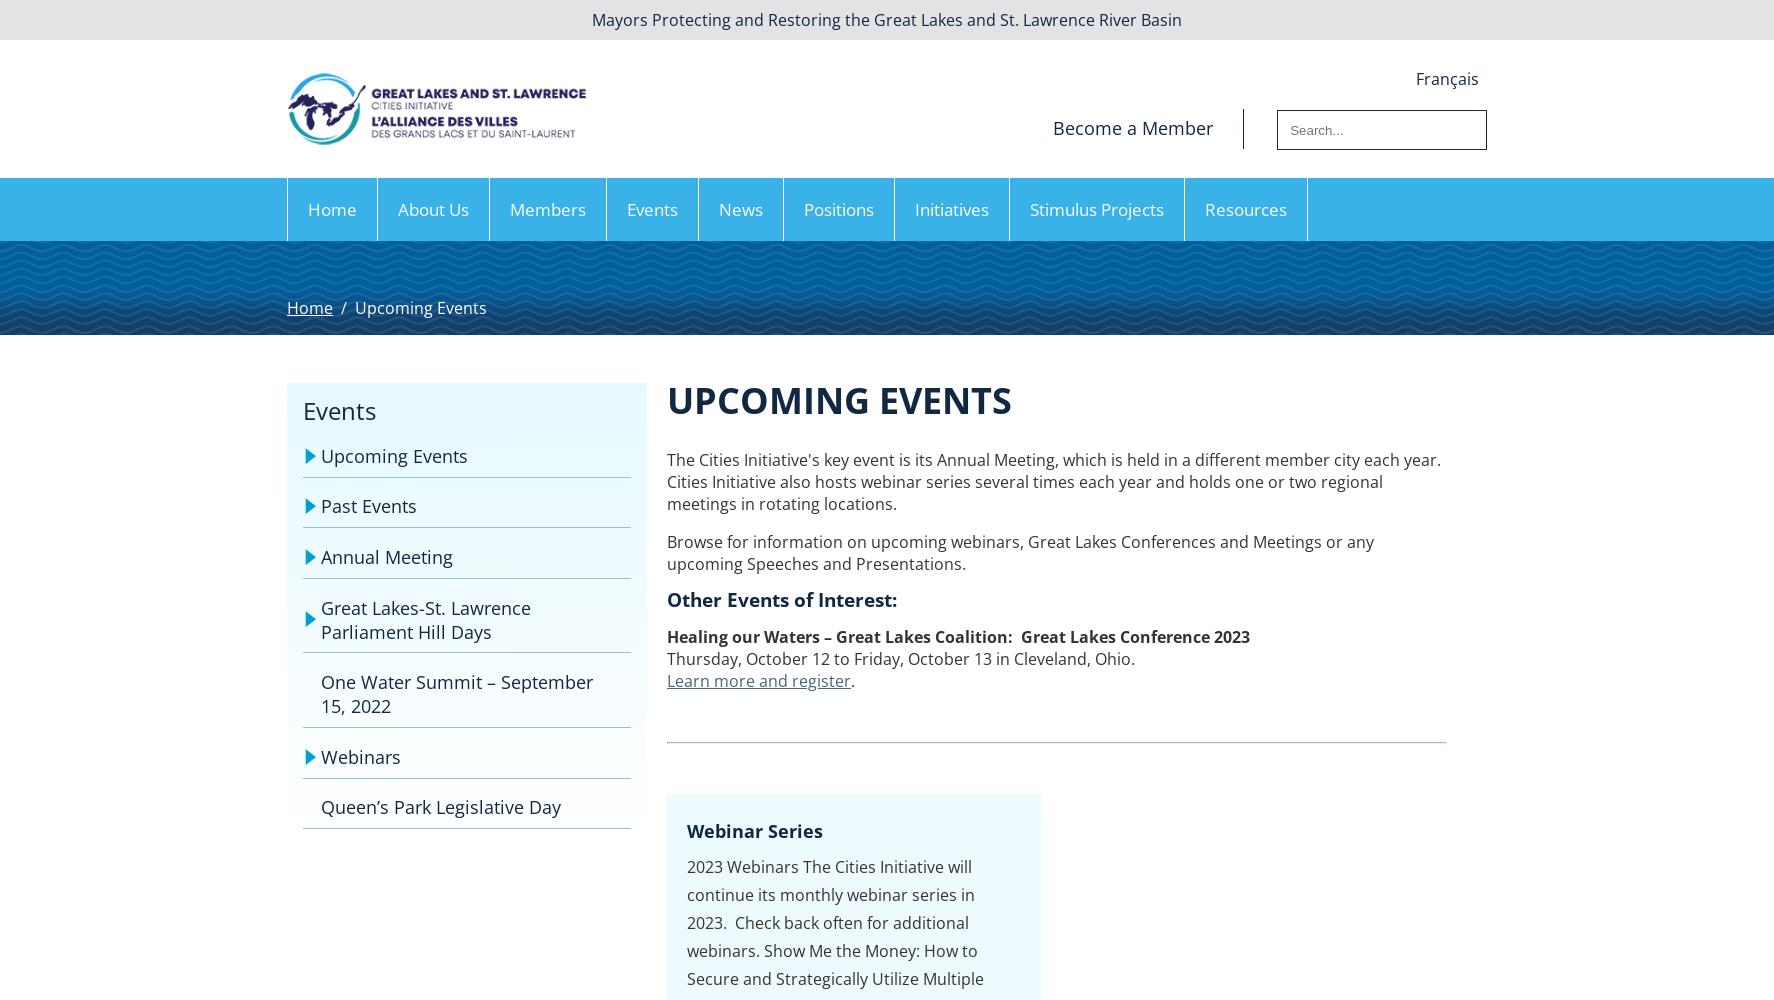 The image size is (1774, 1000). What do you see at coordinates (320, 506) in the screenshot?
I see `'Past Events'` at bounding box center [320, 506].